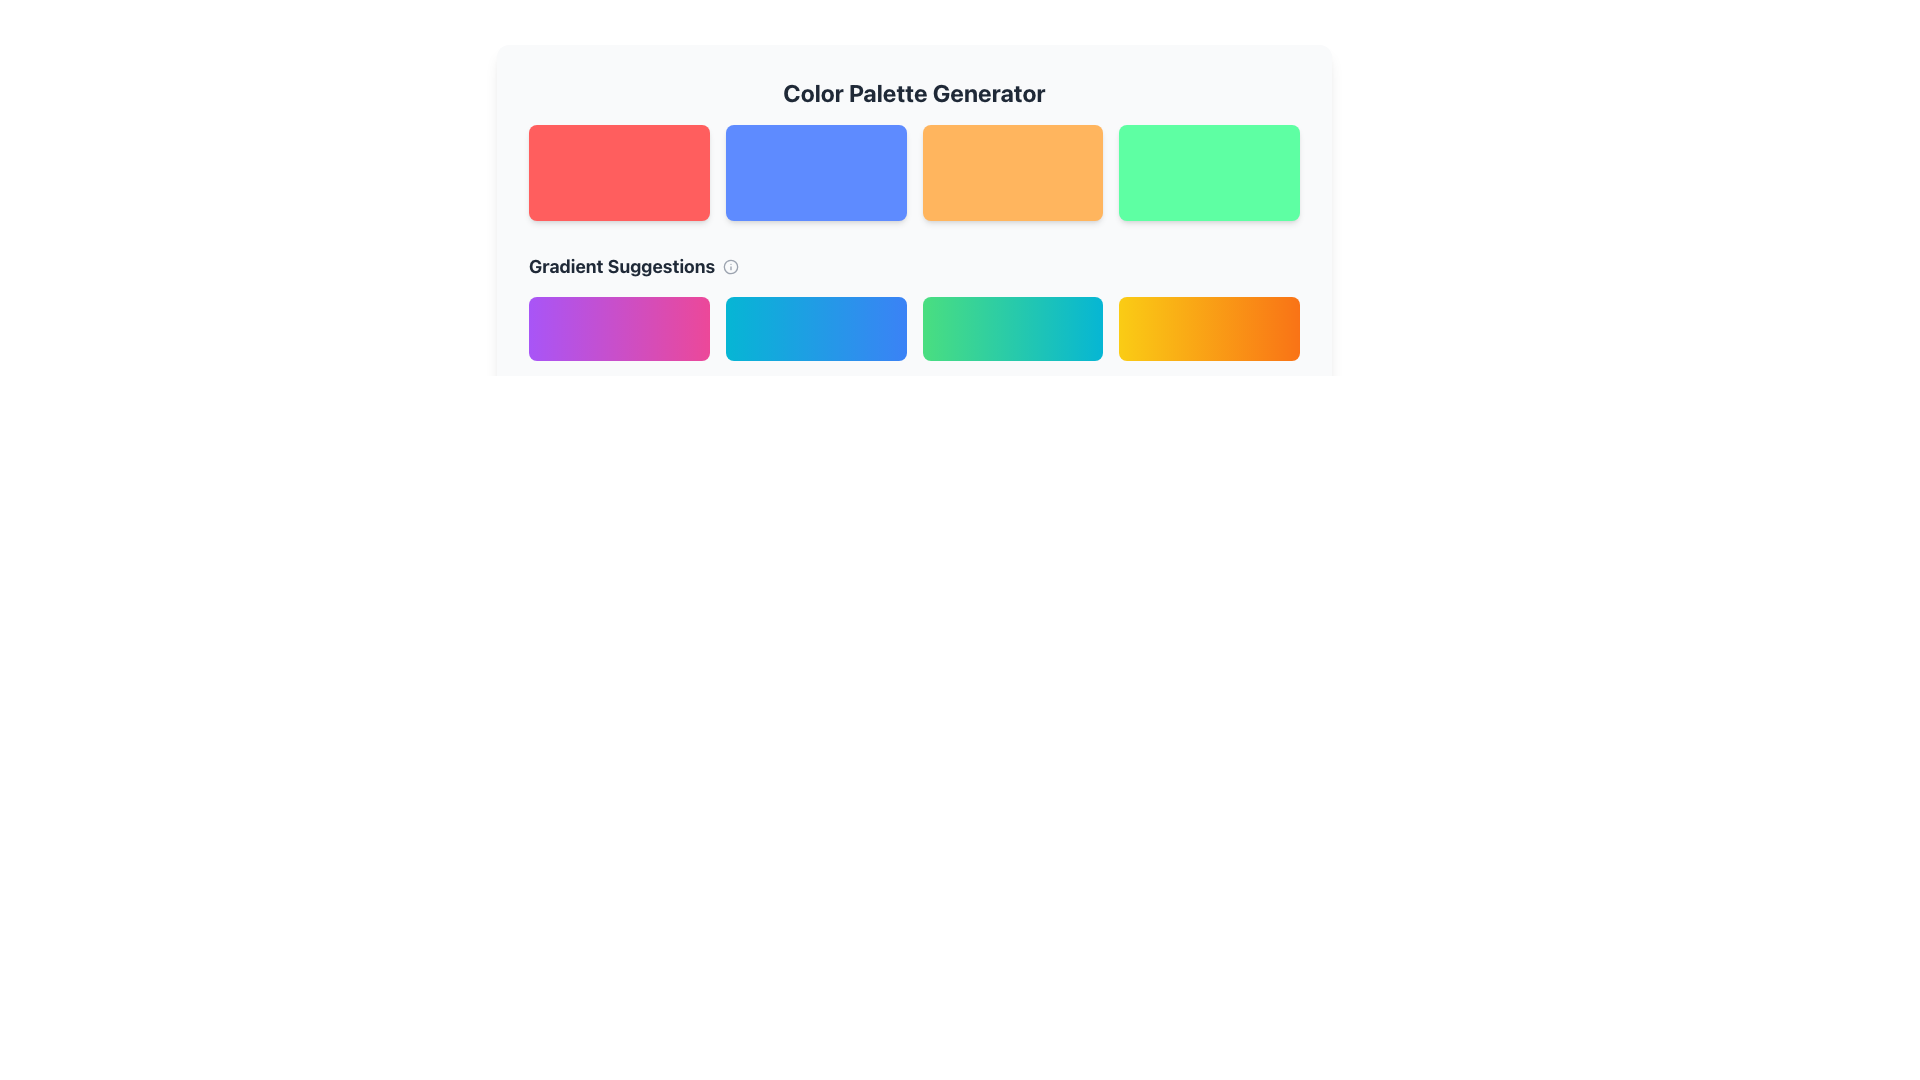 This screenshot has width=1920, height=1080. What do you see at coordinates (1012, 172) in the screenshot?
I see `the Color palette item, which is a rectangular button with a bright orange background, located third from the left in the top horizontal row of the grid layout` at bounding box center [1012, 172].